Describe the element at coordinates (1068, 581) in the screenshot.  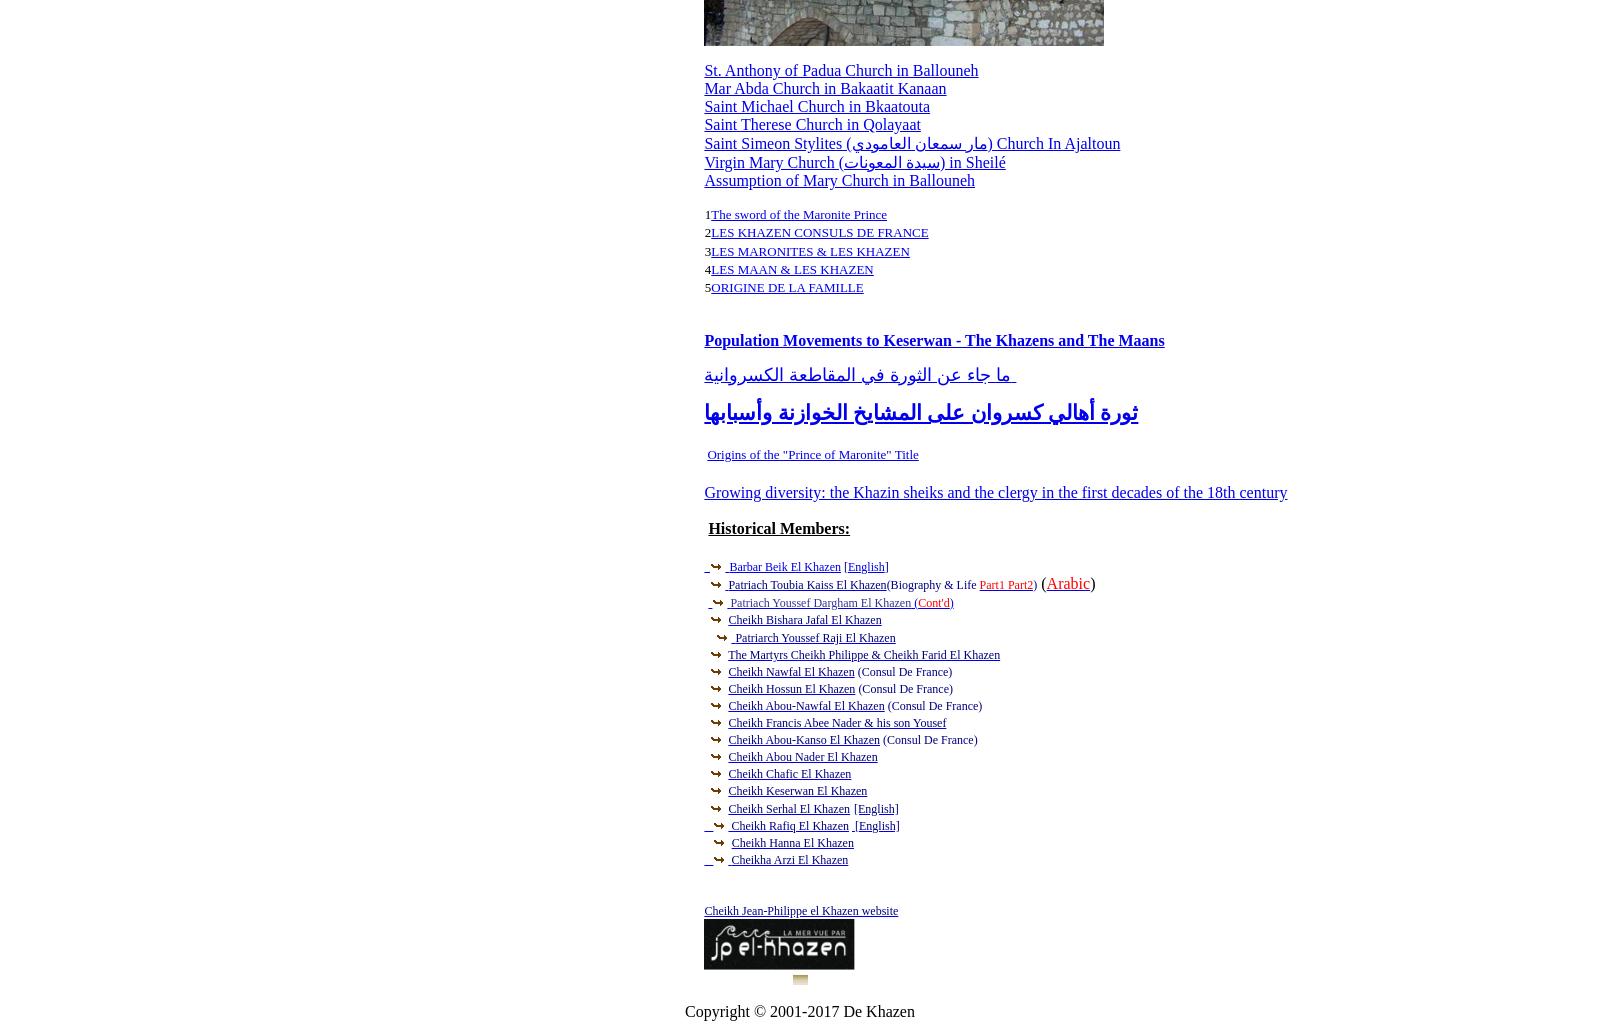
I see `'Arabic'` at that location.